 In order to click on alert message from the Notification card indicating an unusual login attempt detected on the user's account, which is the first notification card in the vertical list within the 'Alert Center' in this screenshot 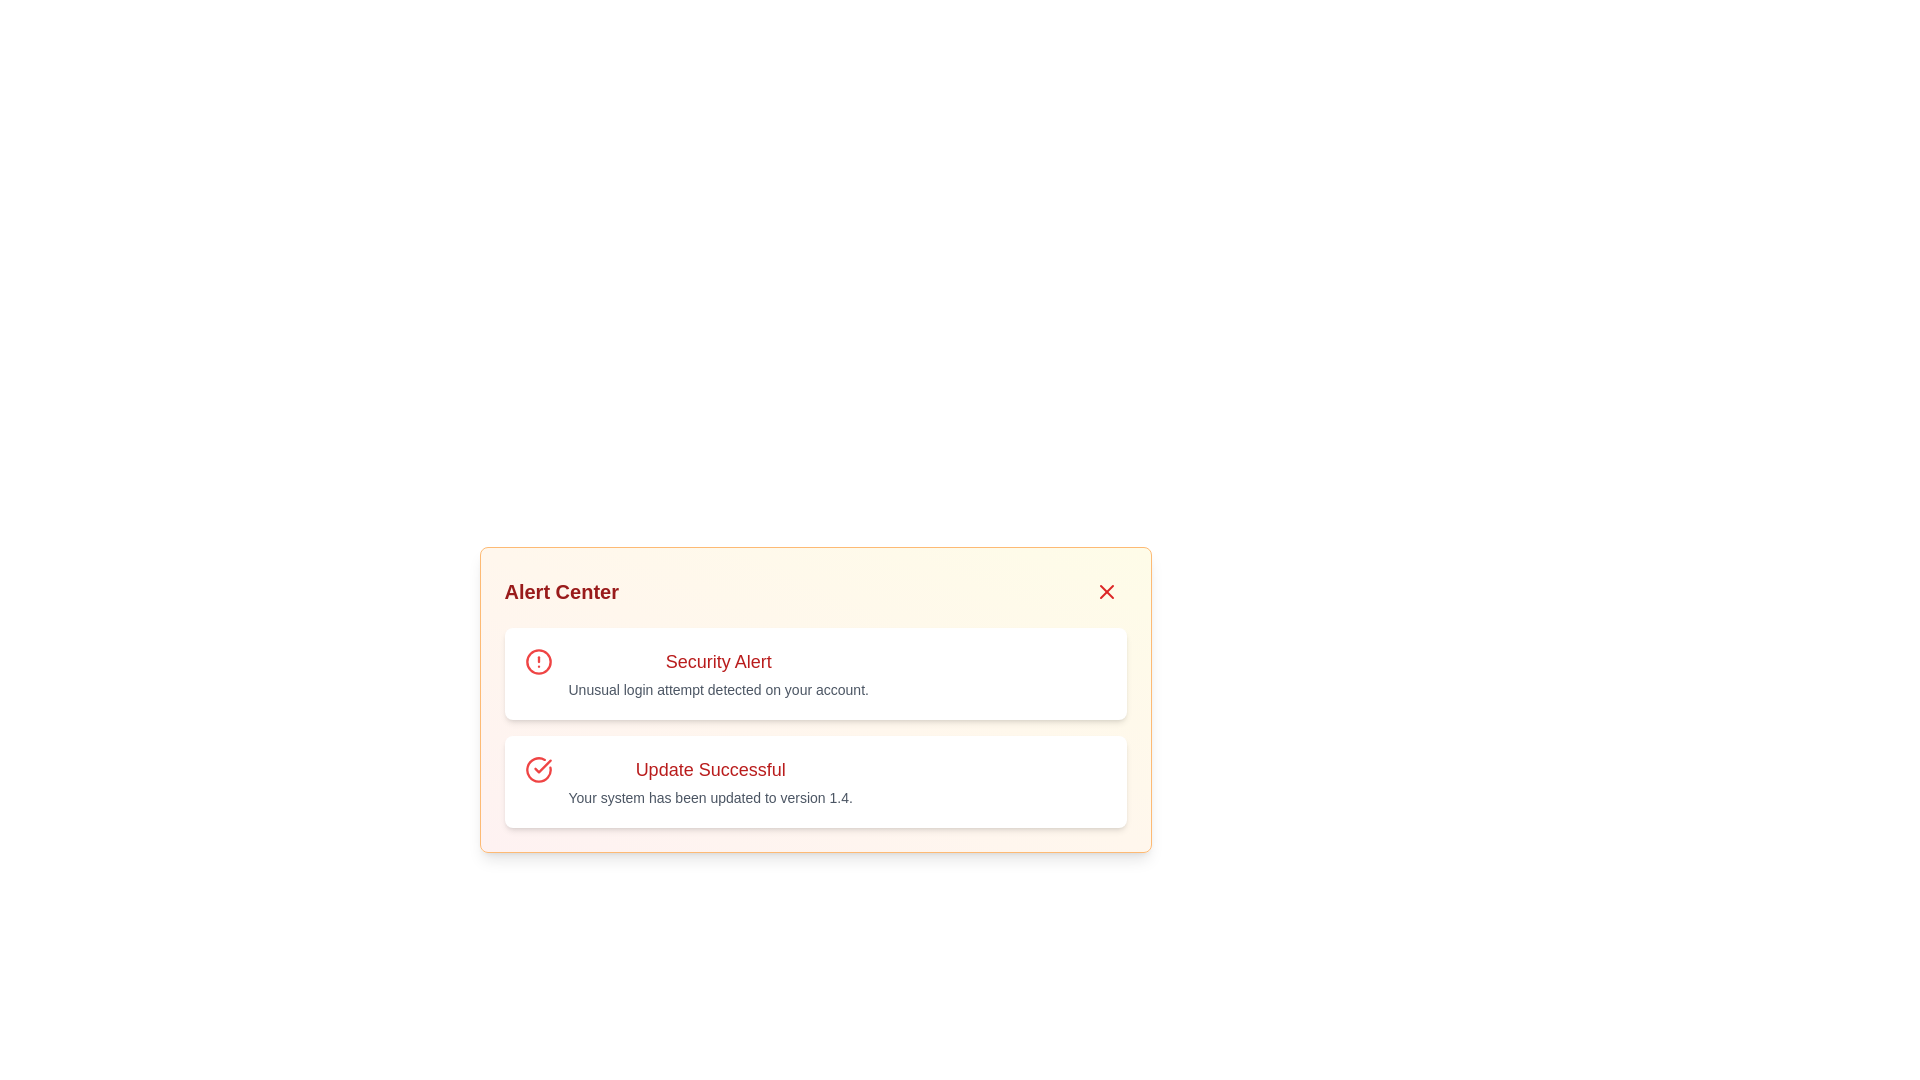, I will do `click(815, 674)`.